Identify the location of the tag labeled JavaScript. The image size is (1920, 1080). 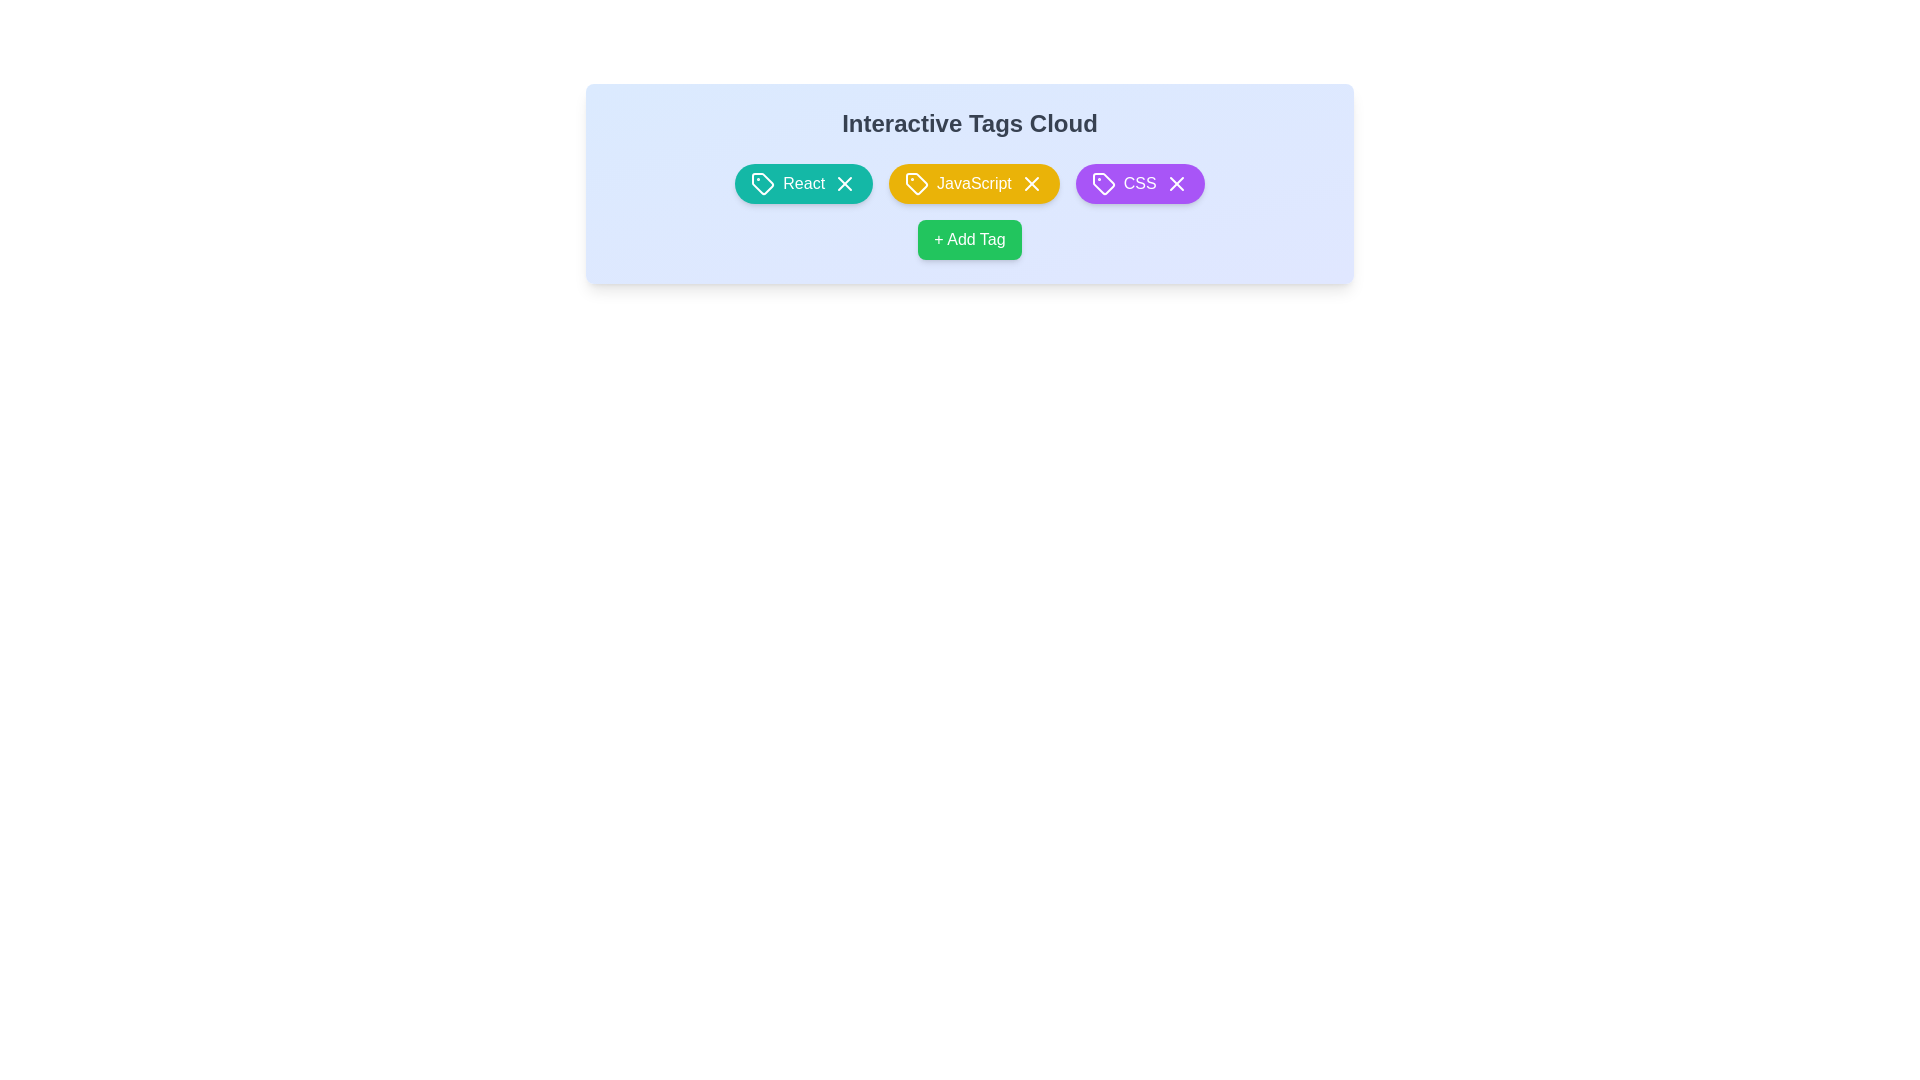
(974, 184).